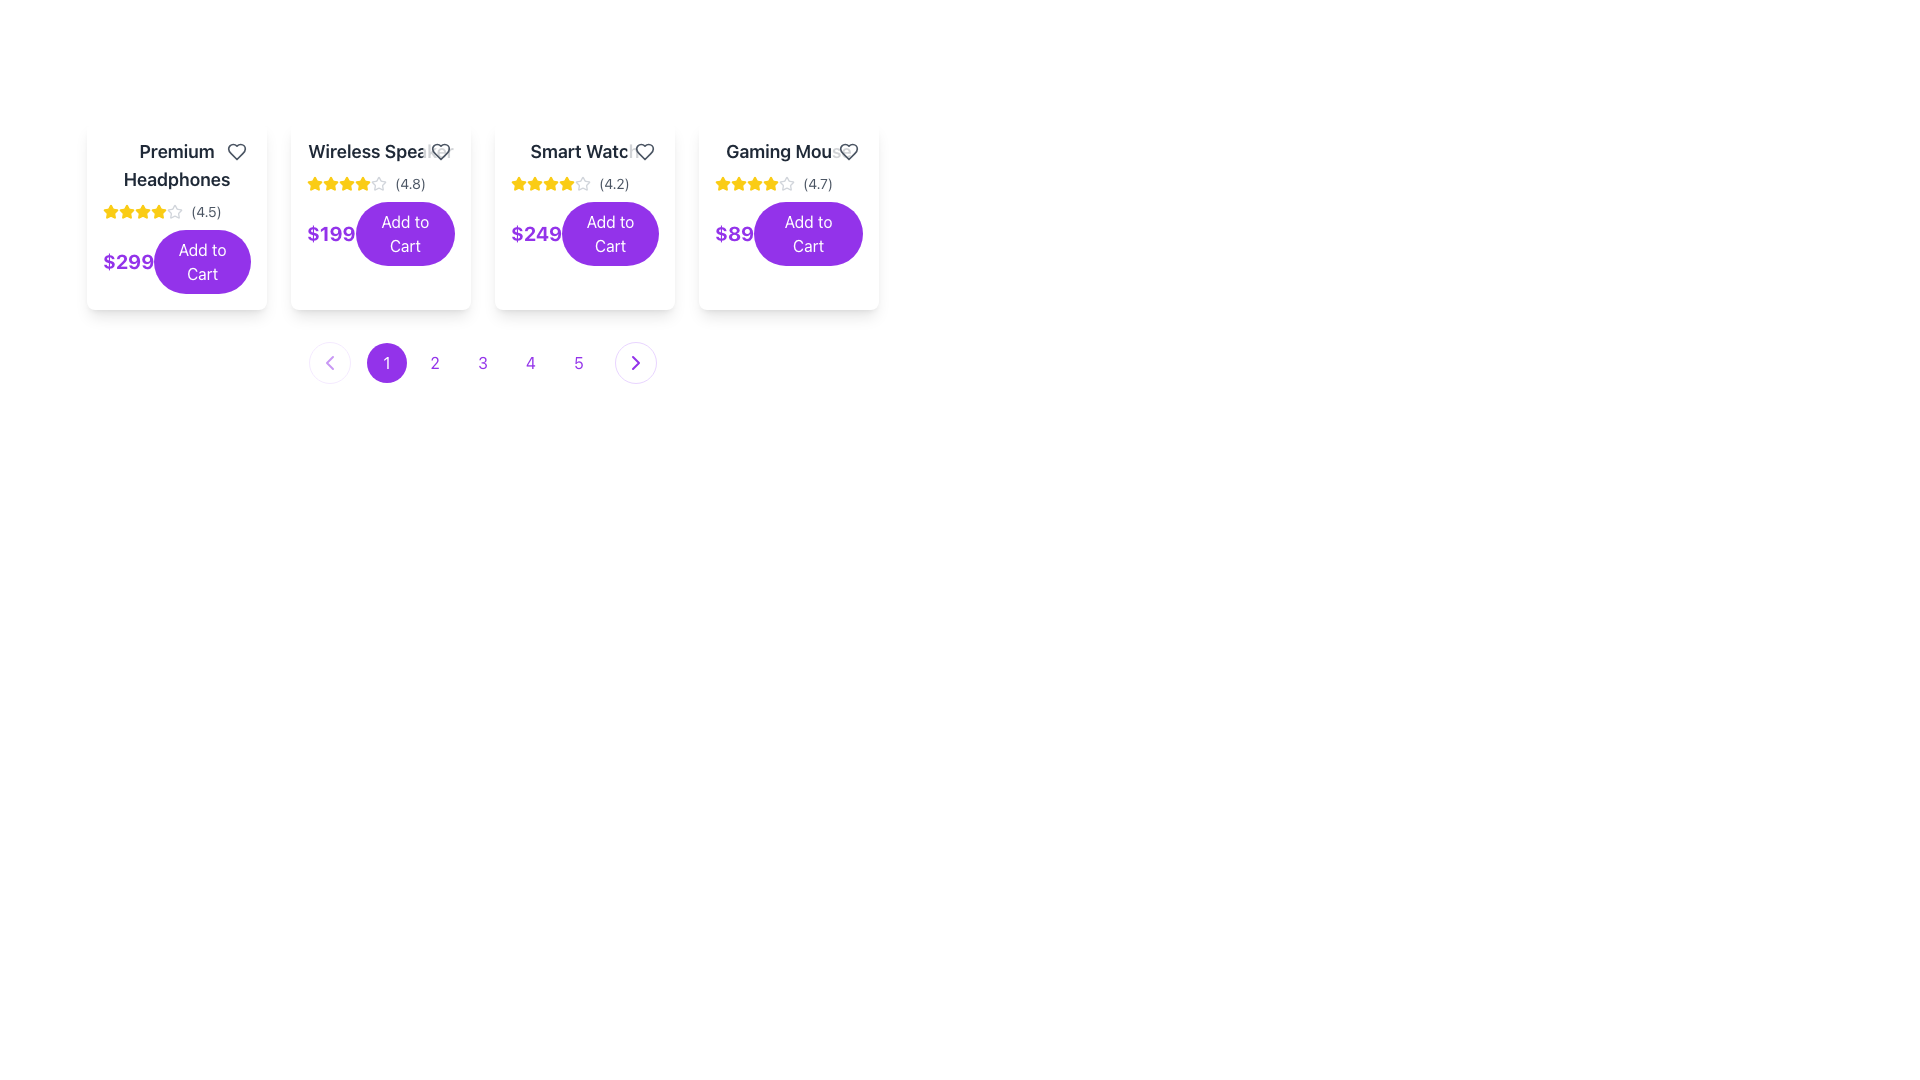  Describe the element at coordinates (634, 362) in the screenshot. I see `the rightward arrowhead icon in the navigation bar` at that location.